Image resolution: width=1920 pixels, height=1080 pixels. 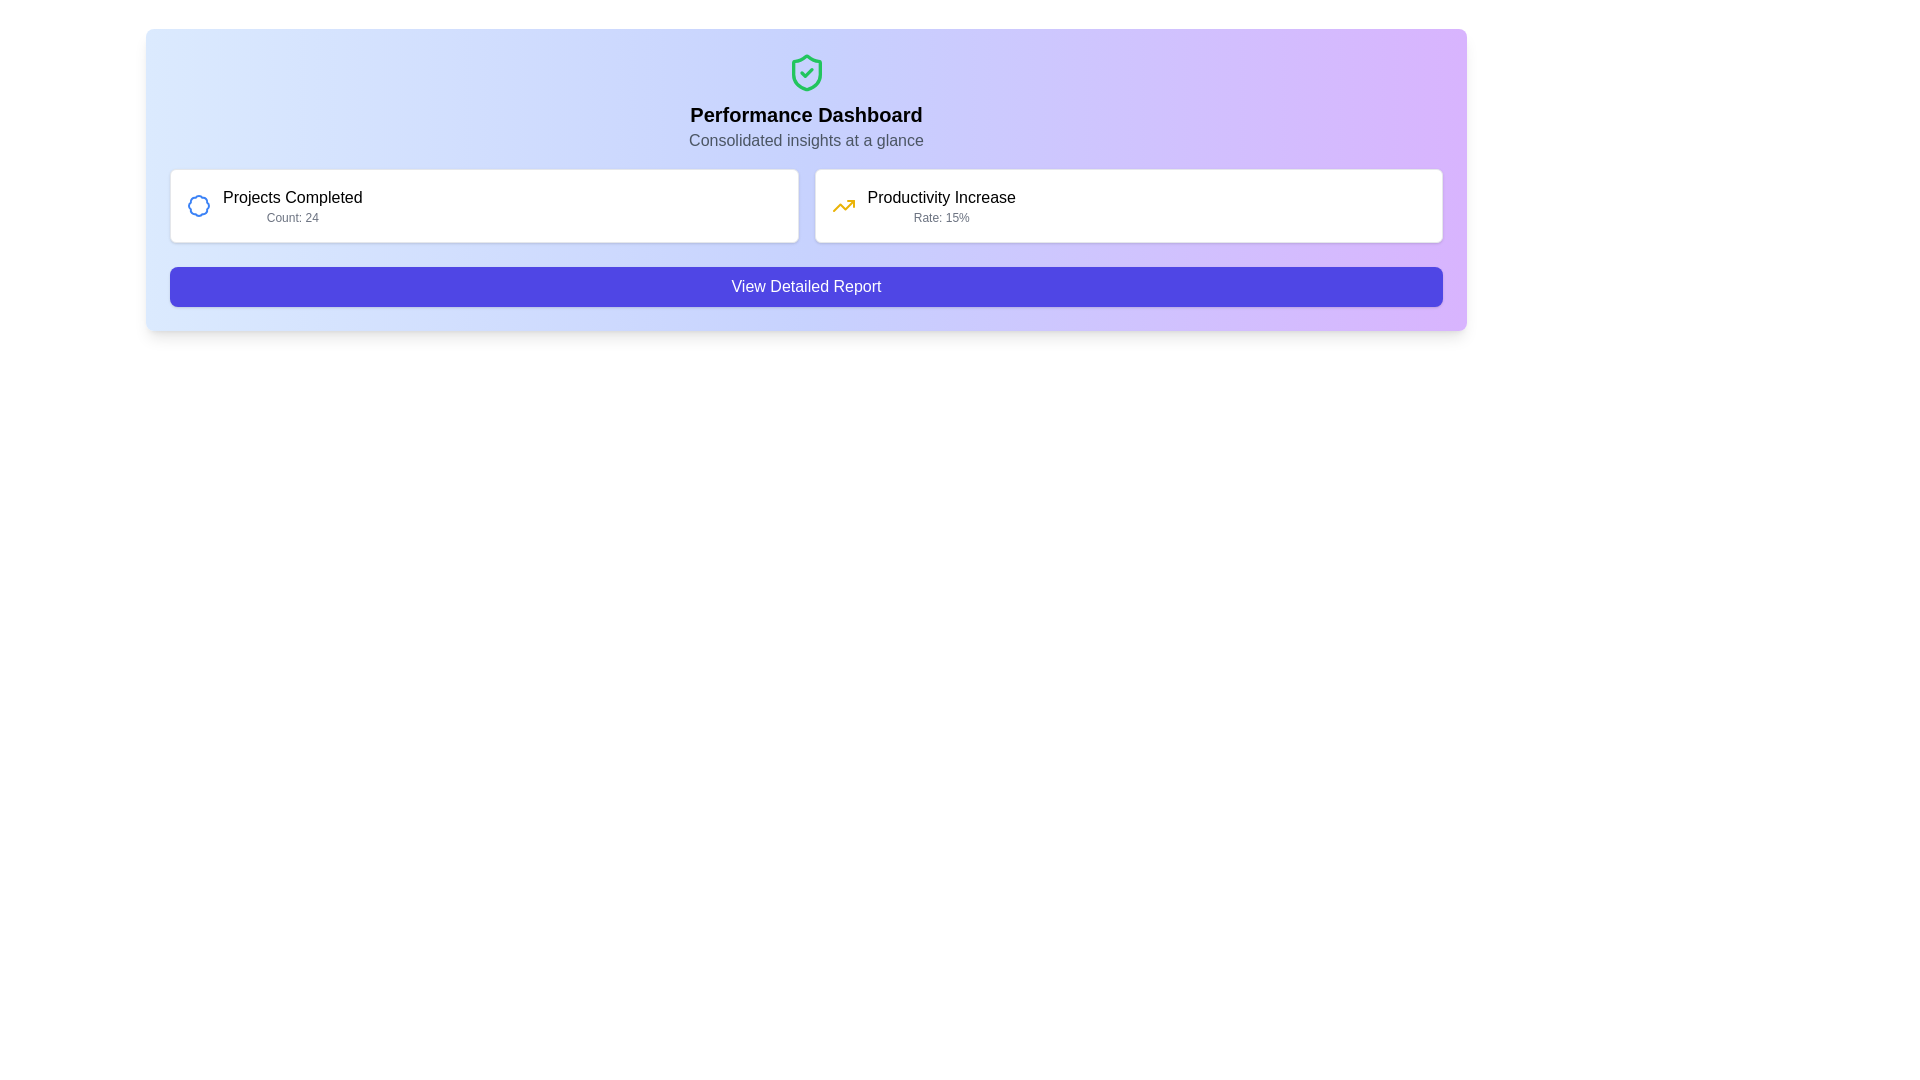 What do you see at coordinates (806, 72) in the screenshot?
I see `the shield-shaped icon with a green outline and check mark symbol, located at the top center above the 'Performance Dashboard' title` at bounding box center [806, 72].